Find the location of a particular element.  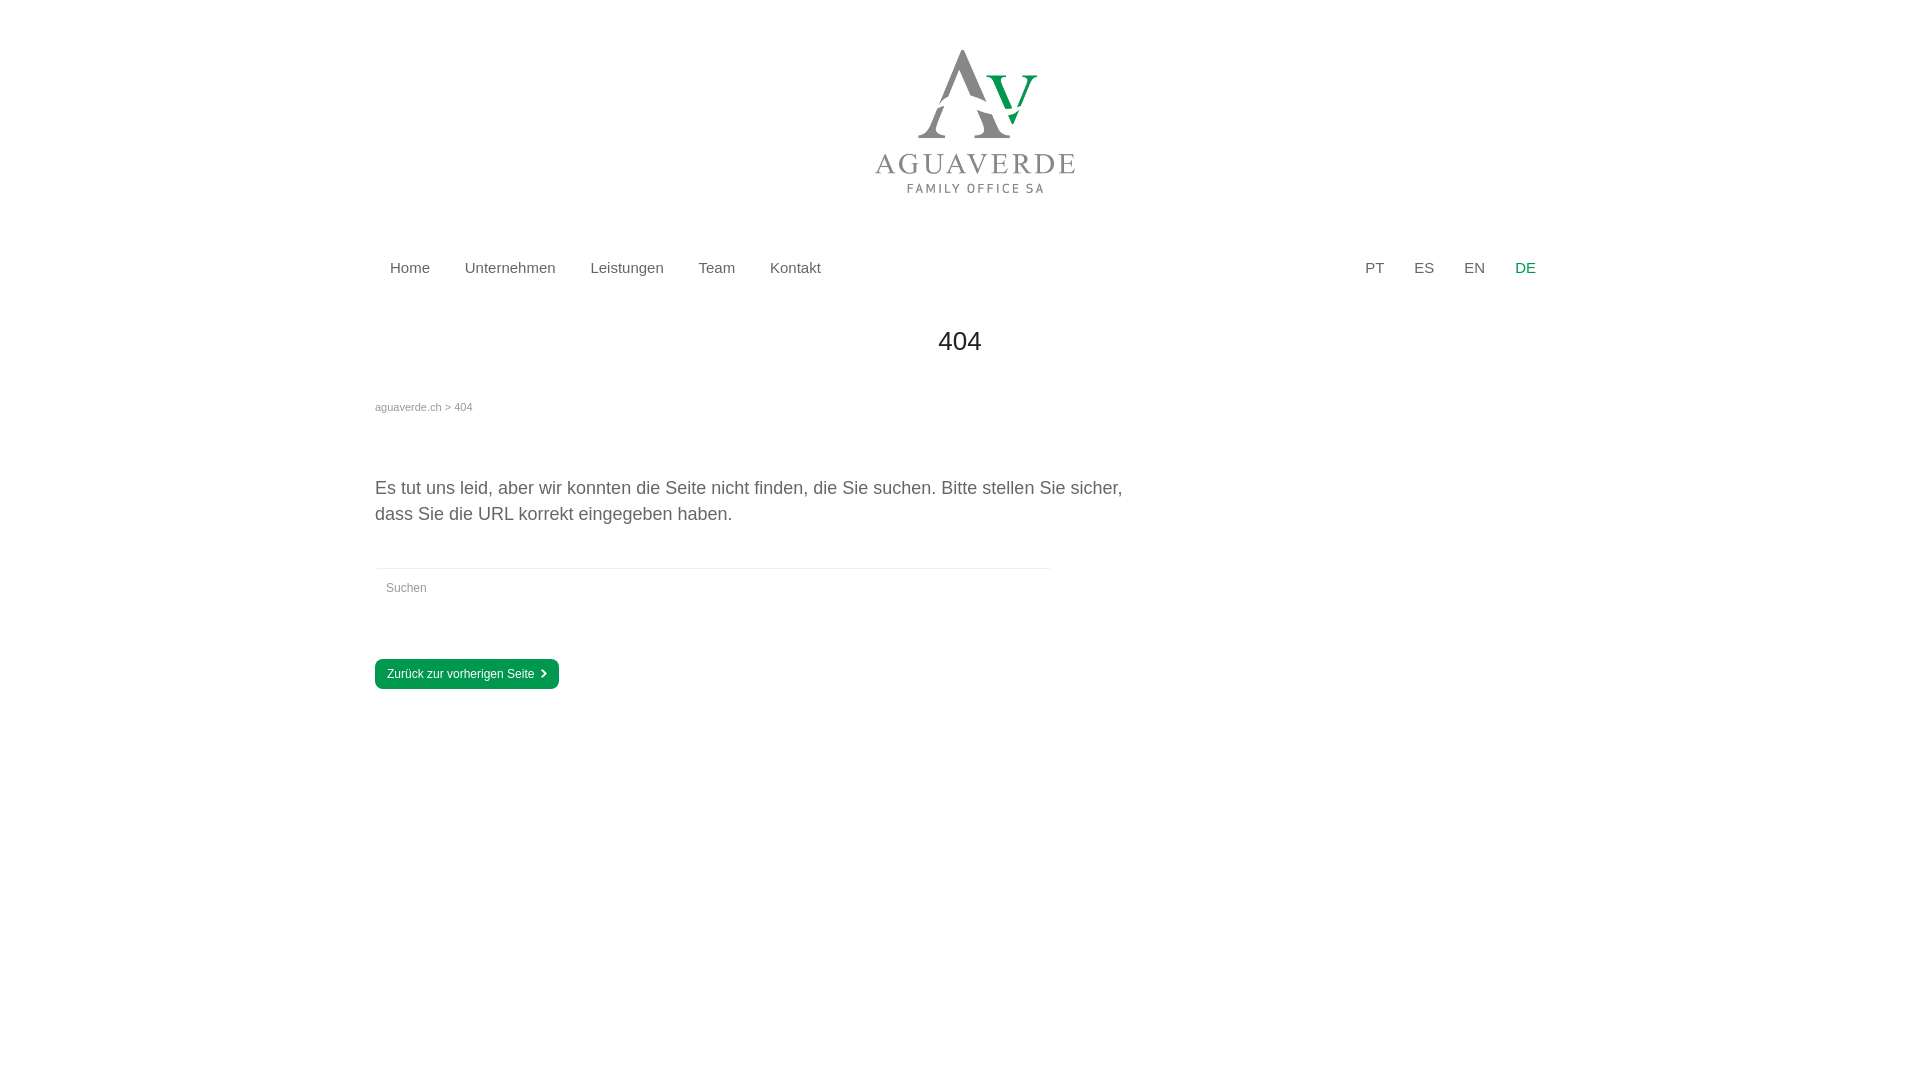

'Home' is located at coordinates (408, 266).